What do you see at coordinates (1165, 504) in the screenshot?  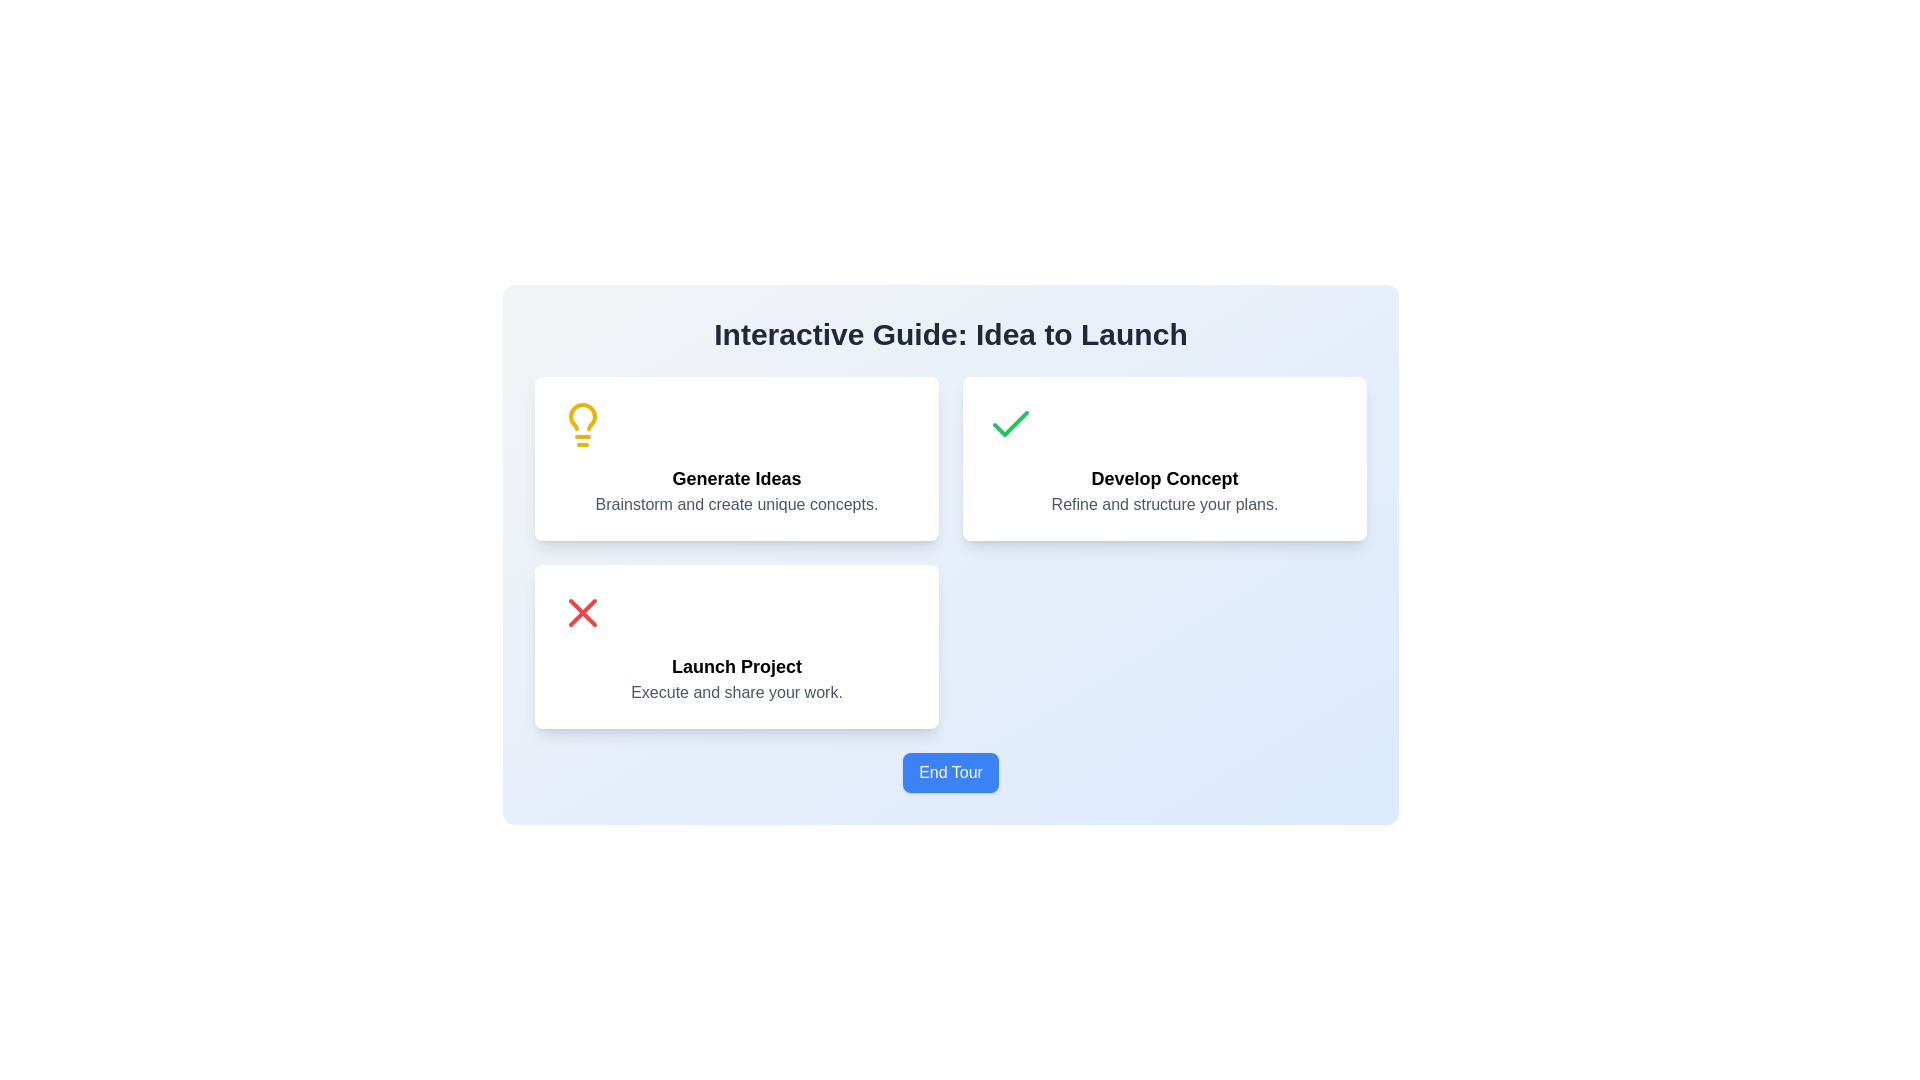 I see `the text label displaying 'Refine and structure your plans.' within the 'Develop Concept' card, which is centrally positioned beneath the main title` at bounding box center [1165, 504].